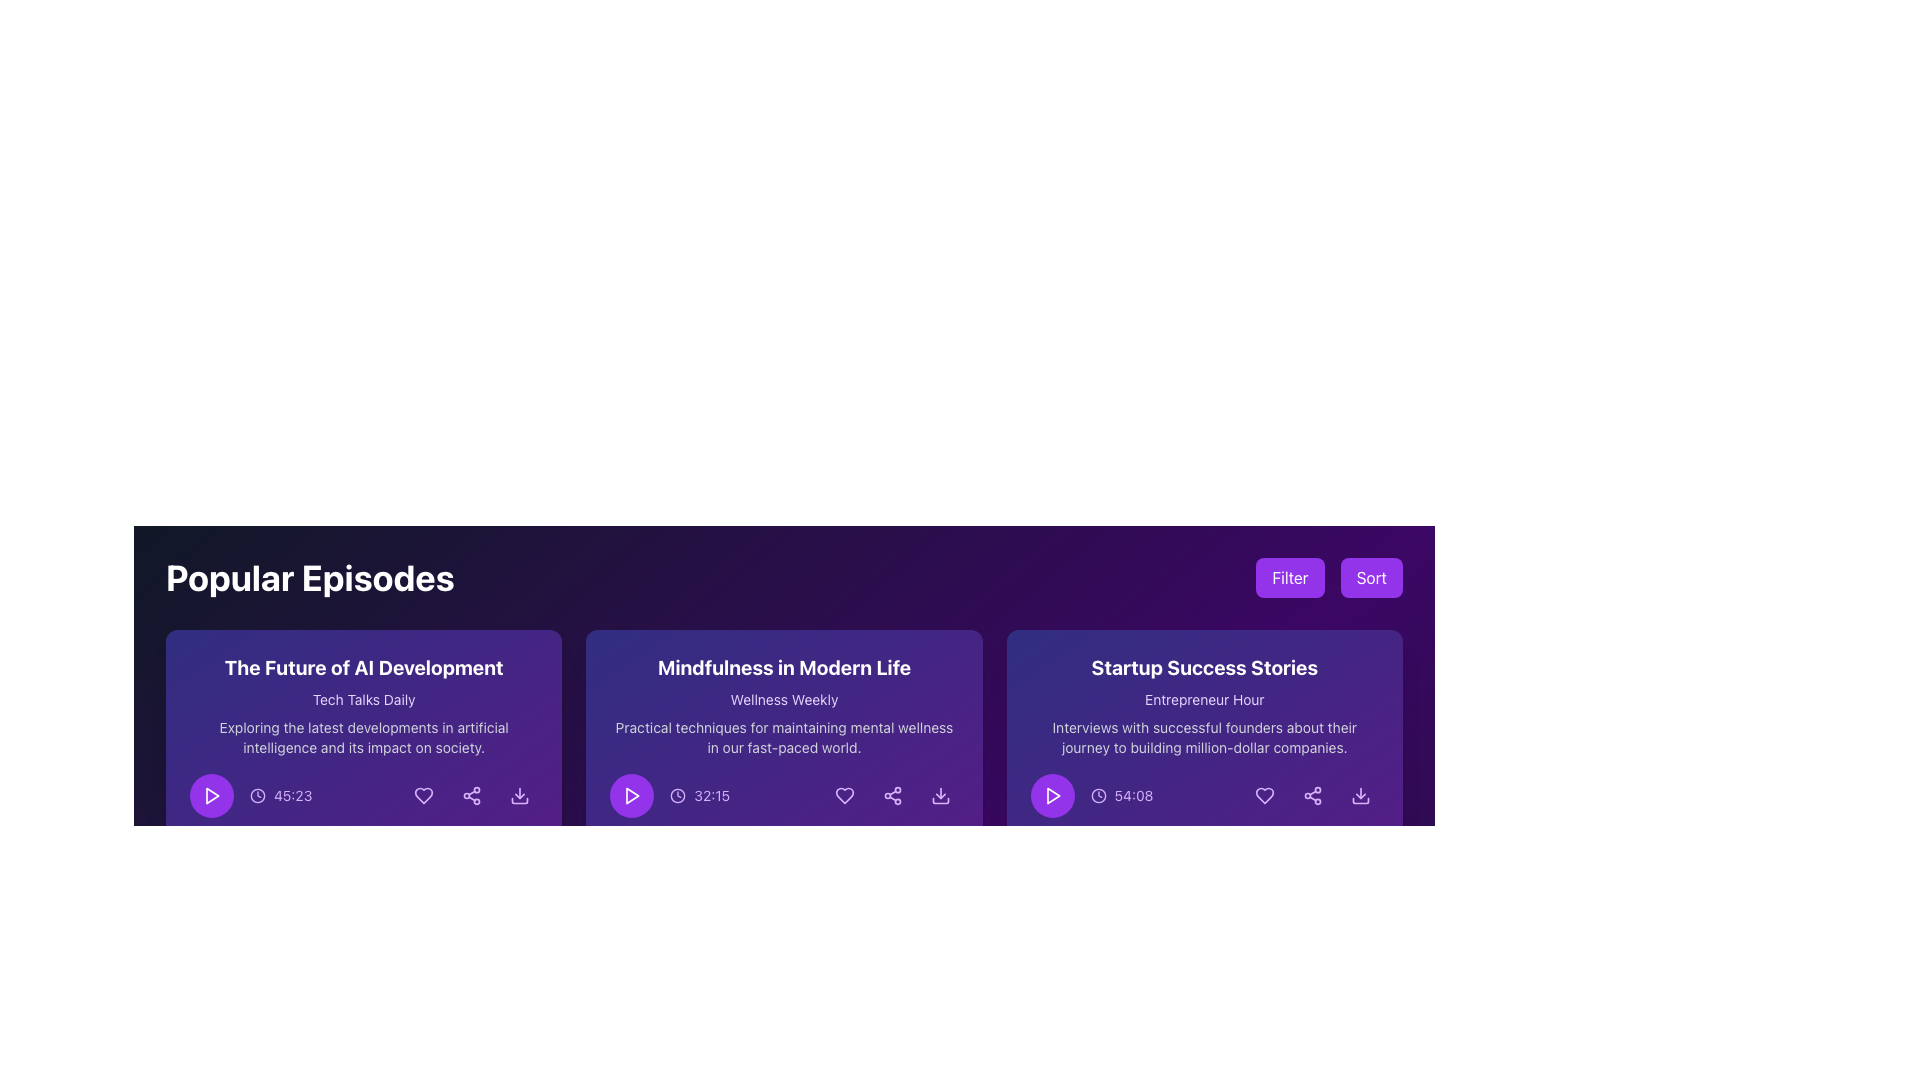  Describe the element at coordinates (257, 794) in the screenshot. I see `the SVG circle graphic which is part of the icon set in the card labeled 'The Future of AI Development', located adjacent to the duration text '45:23'` at that location.